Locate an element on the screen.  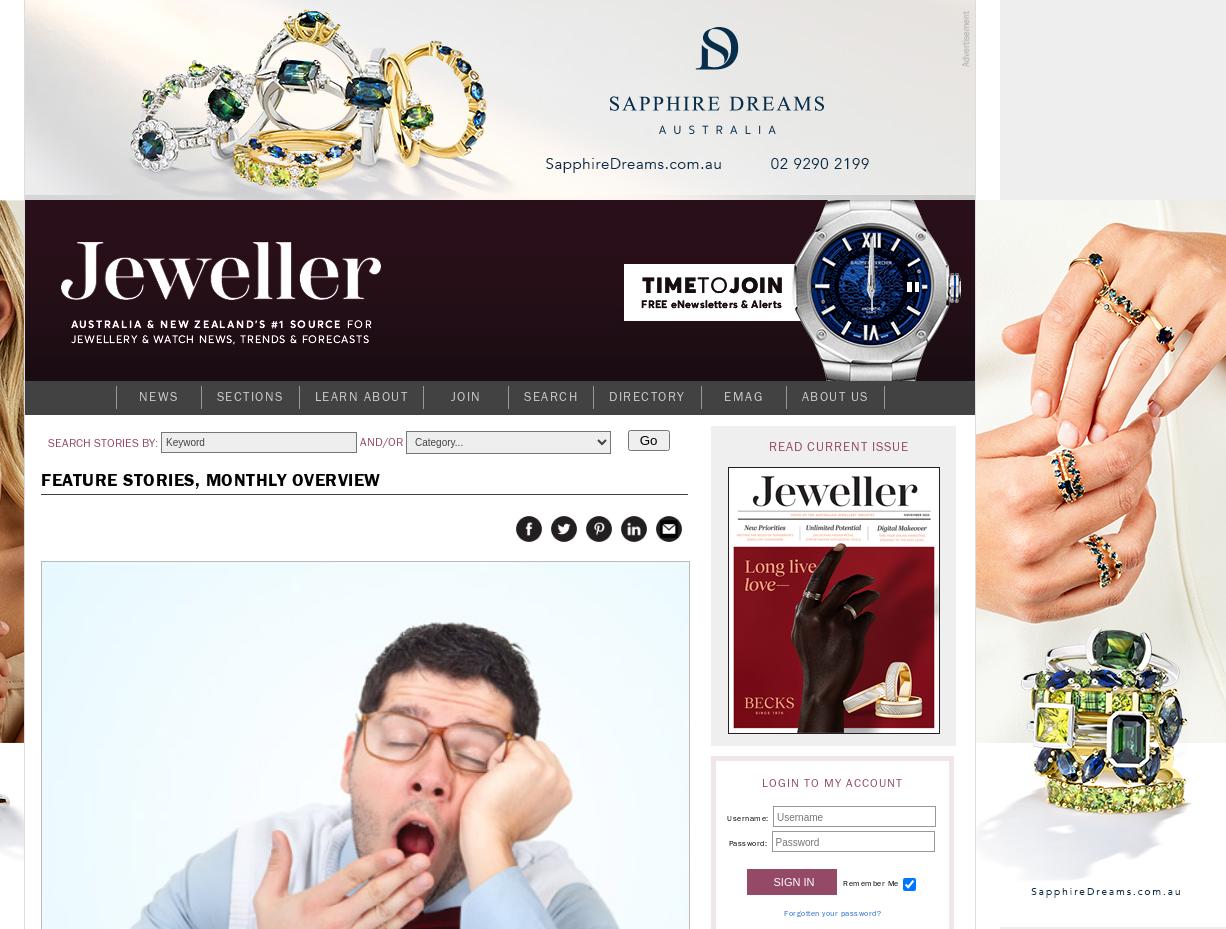
'About Us' is located at coordinates (799, 395).